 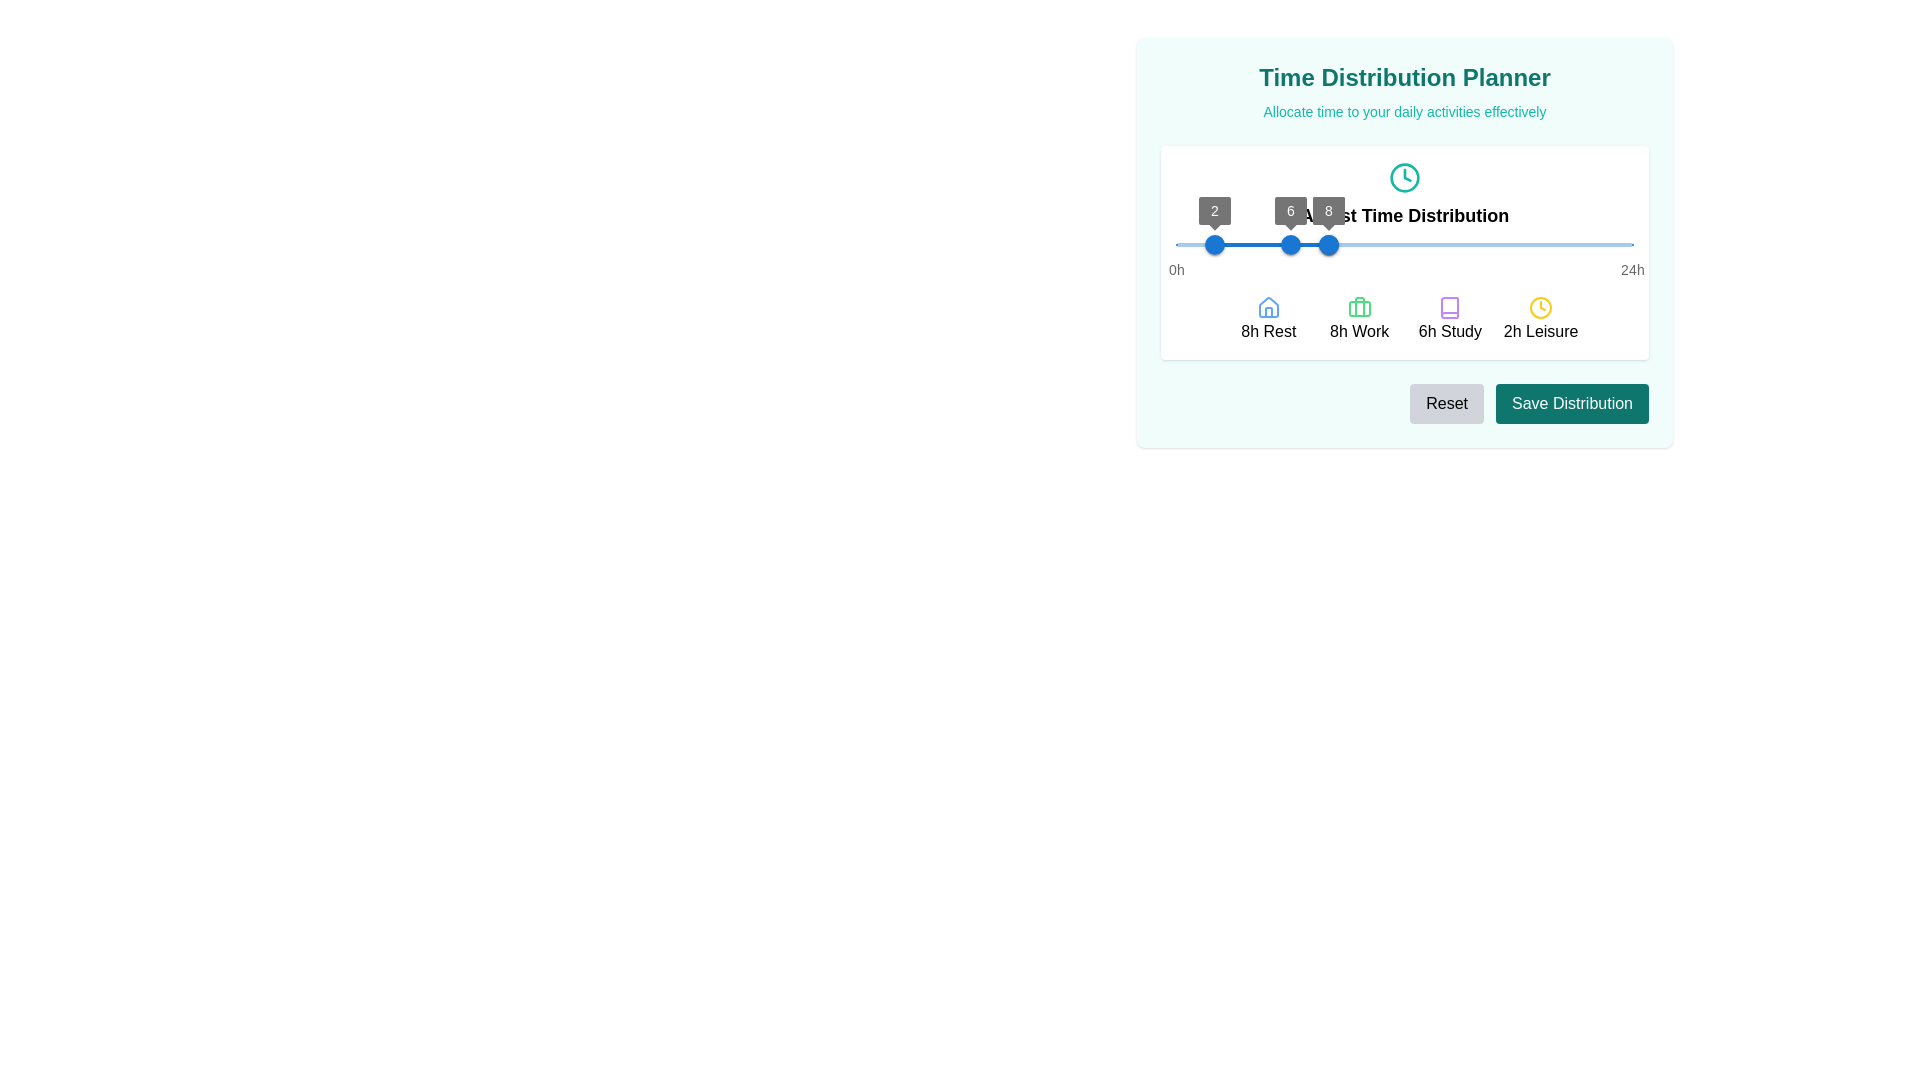 What do you see at coordinates (1447, 404) in the screenshot?
I see `the 'Reset' button with a gray background and rounded corners located at the bottom-right section of the 'Time Distribution Planner' card` at bounding box center [1447, 404].